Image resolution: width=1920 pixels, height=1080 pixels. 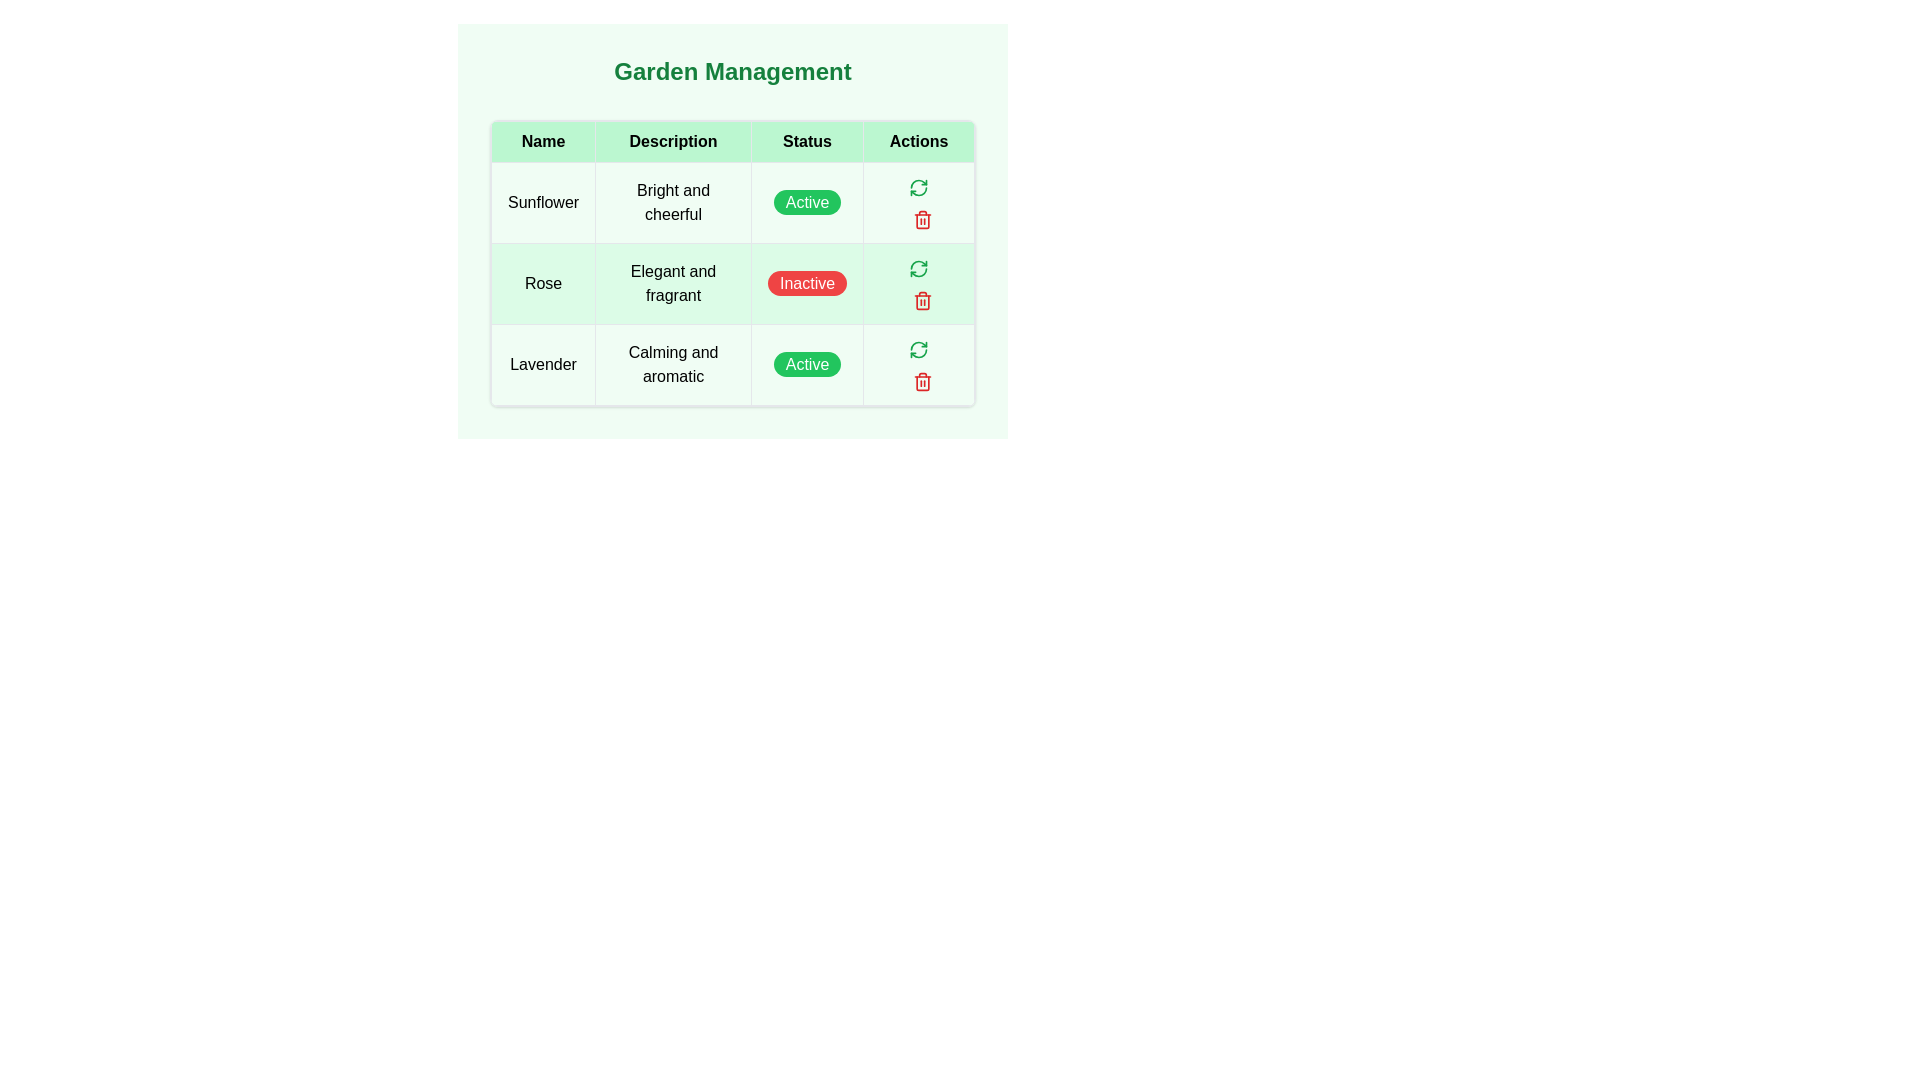 What do you see at coordinates (918, 266) in the screenshot?
I see `the green rounded button with a refresh icon located in the 'Actions' column of the table row for the 'Rose' entry` at bounding box center [918, 266].